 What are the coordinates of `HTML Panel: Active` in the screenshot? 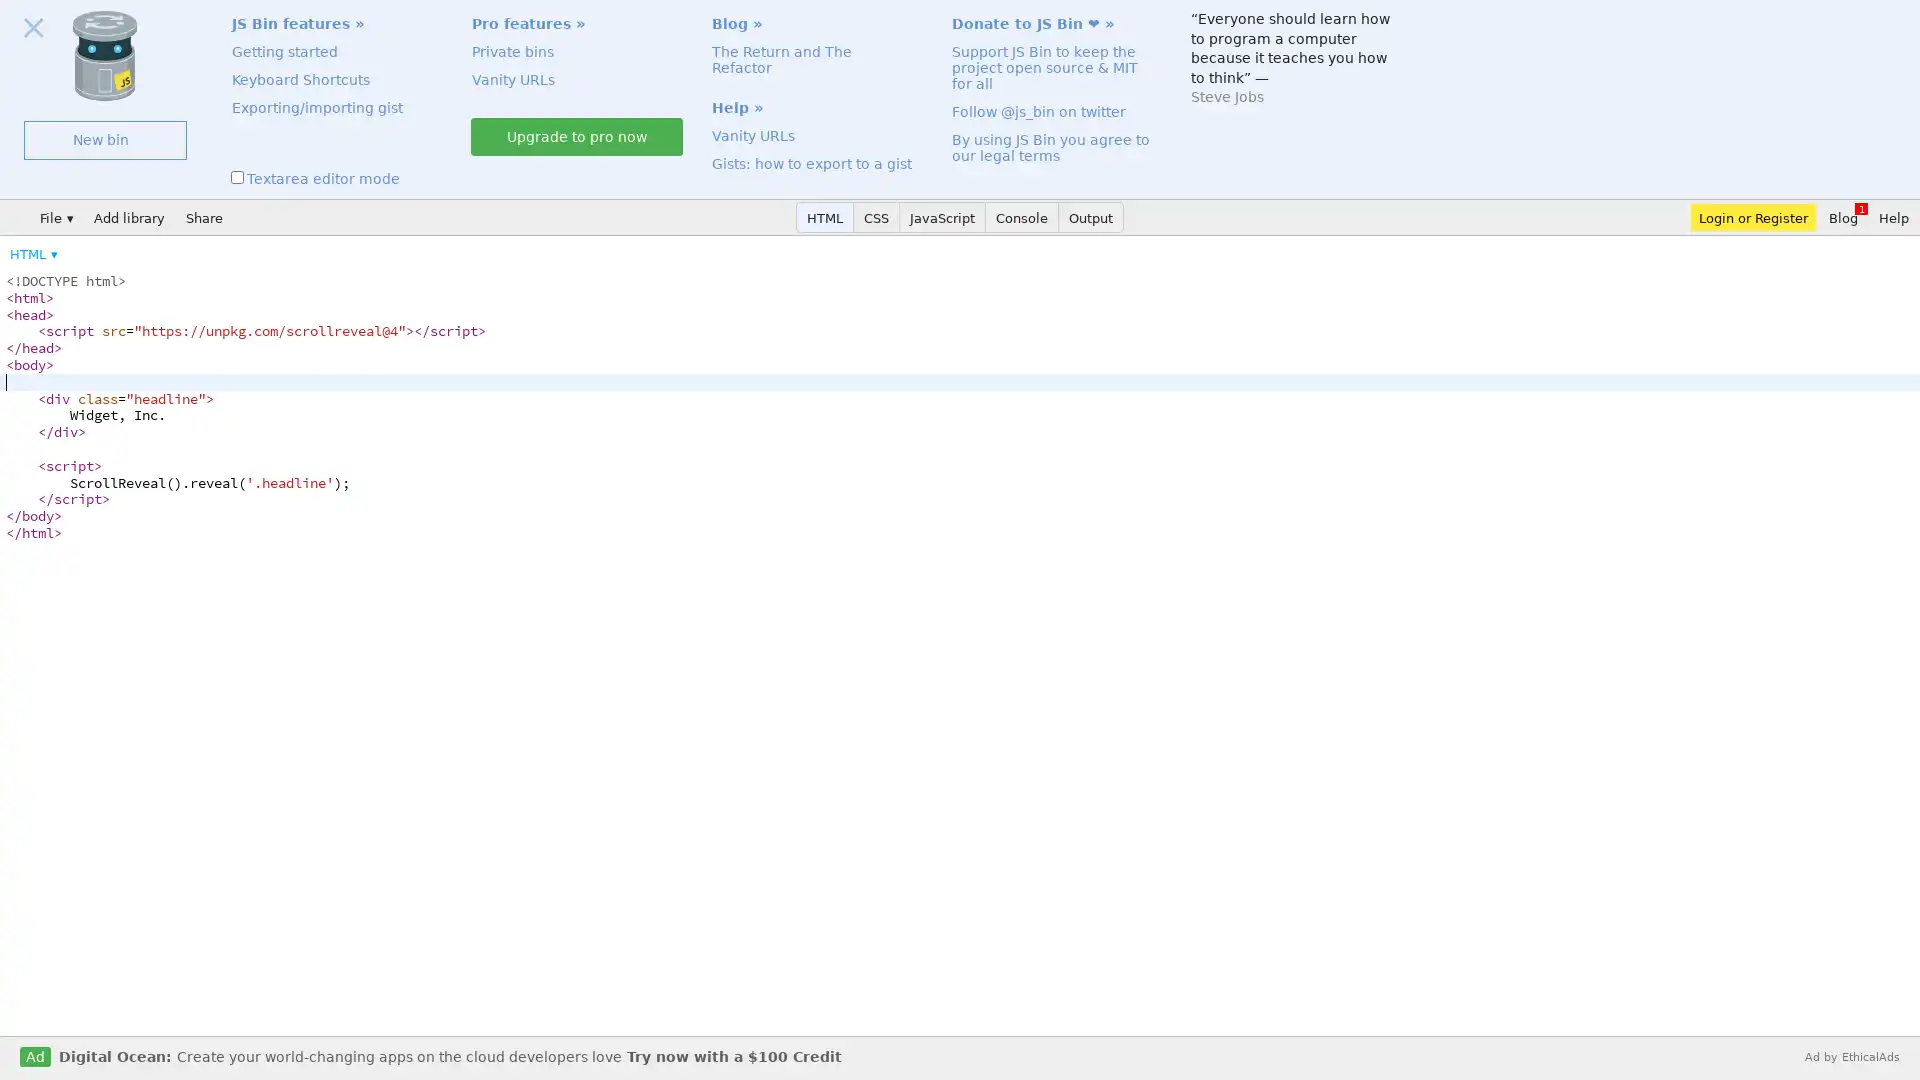 It's located at (825, 217).